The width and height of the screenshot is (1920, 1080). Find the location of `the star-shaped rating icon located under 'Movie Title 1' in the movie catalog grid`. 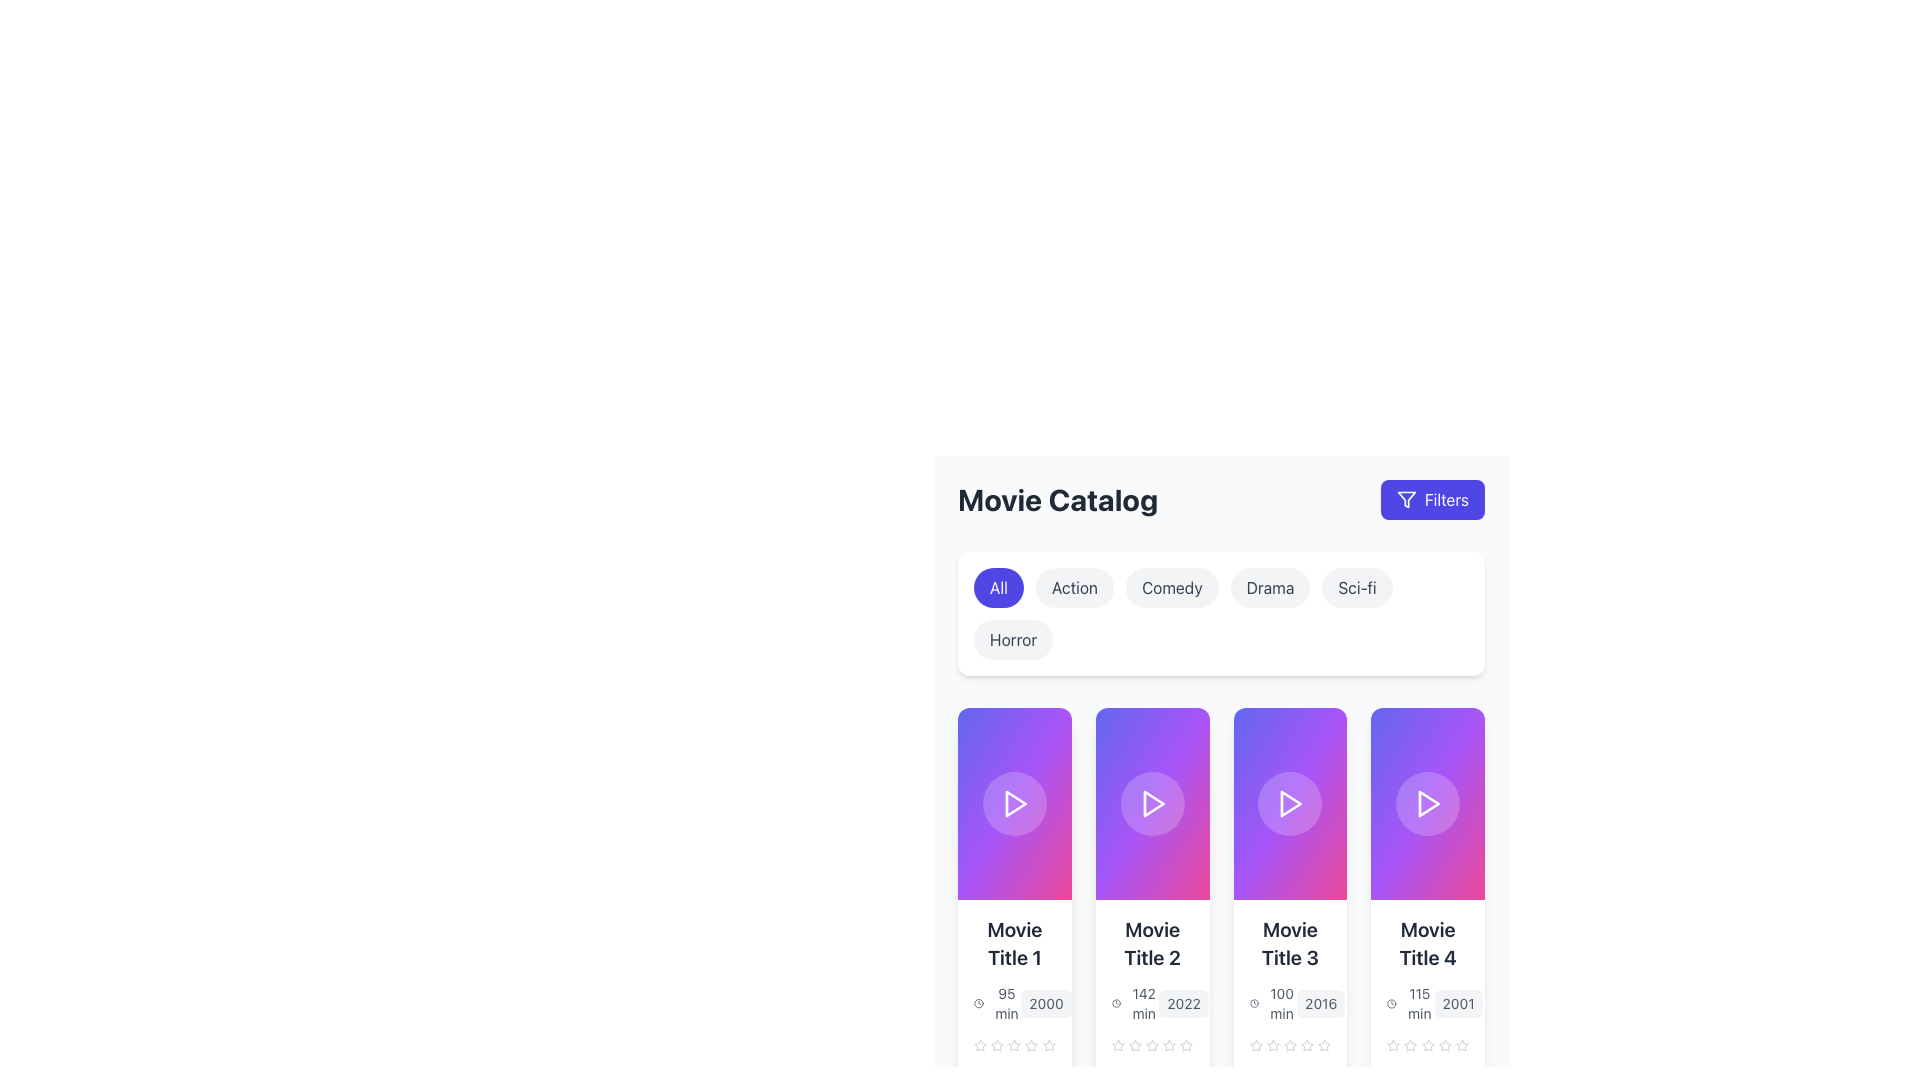

the star-shaped rating icon located under 'Movie Title 1' in the movie catalog grid is located at coordinates (1014, 1044).